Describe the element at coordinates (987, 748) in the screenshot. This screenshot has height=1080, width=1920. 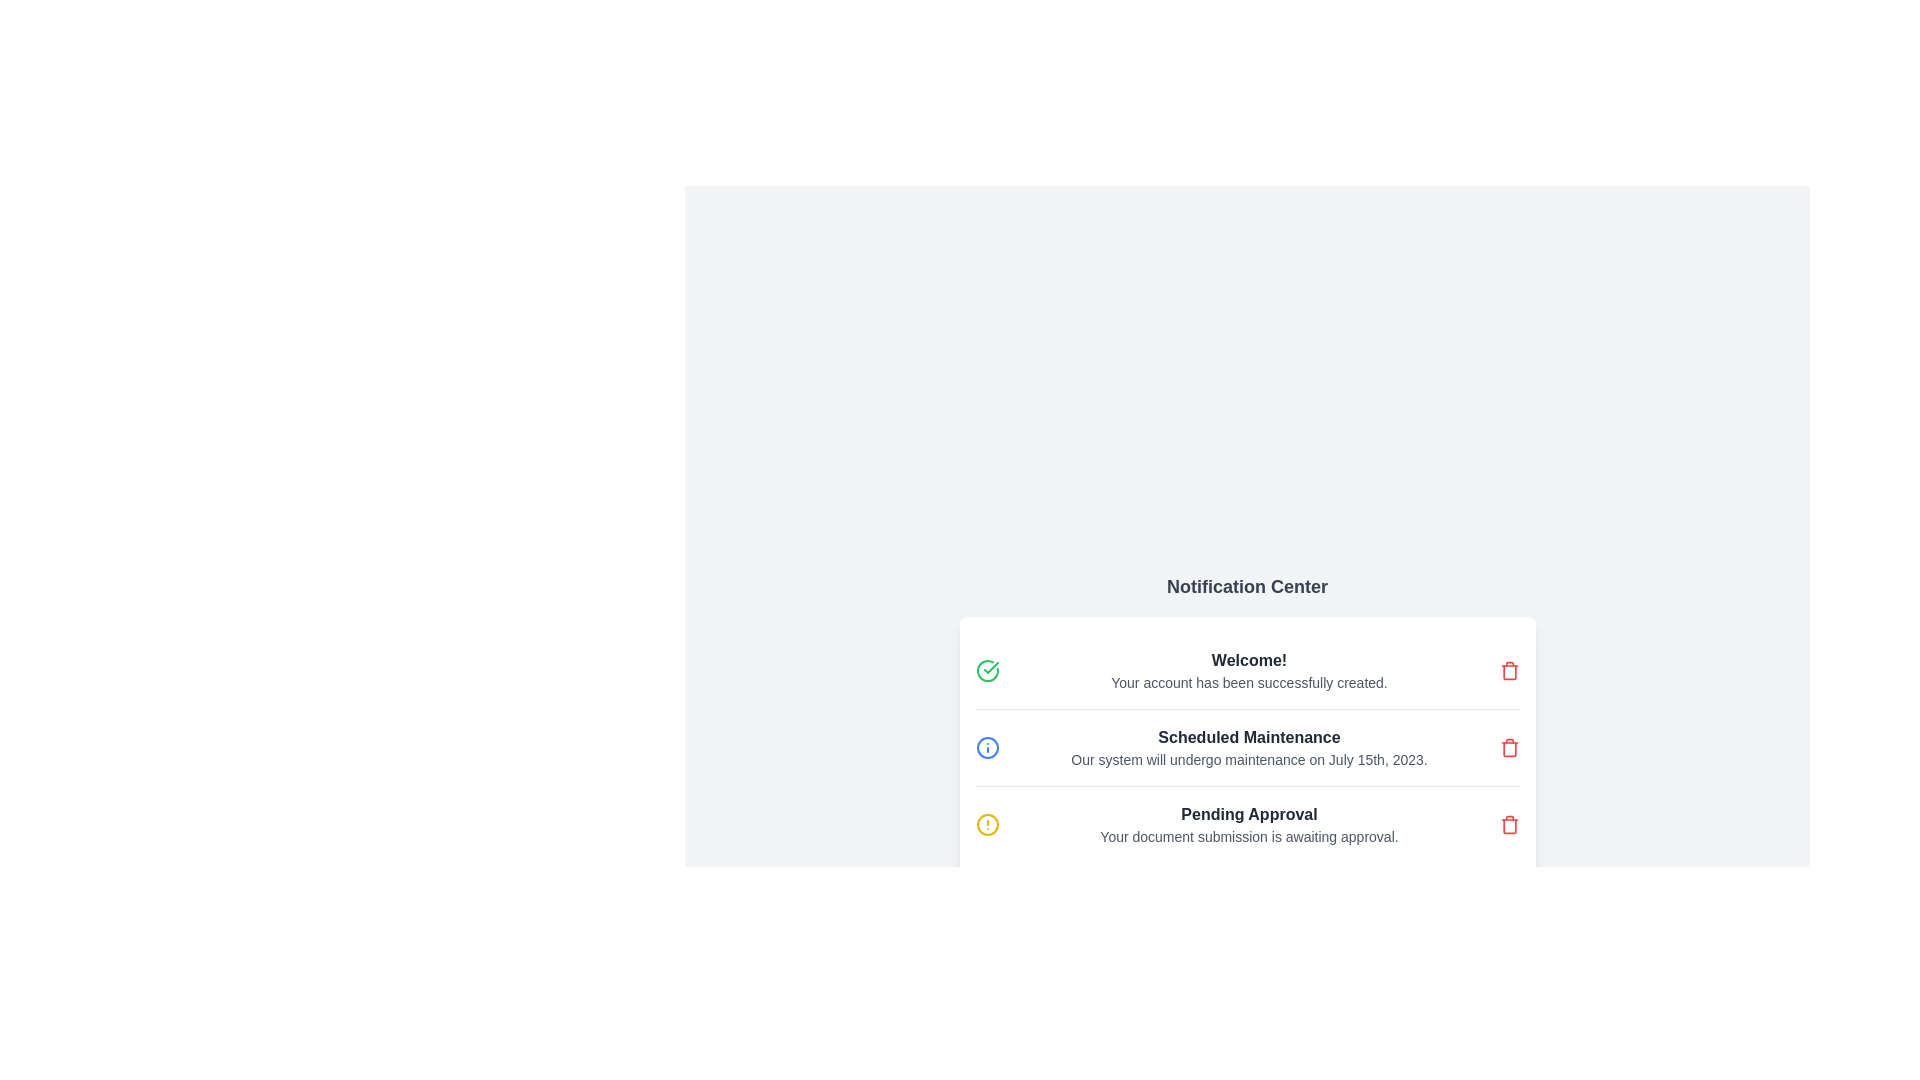
I see `the informational notification icon located to the left of the text 'Scheduled Maintenance' in the Notification Center` at that location.